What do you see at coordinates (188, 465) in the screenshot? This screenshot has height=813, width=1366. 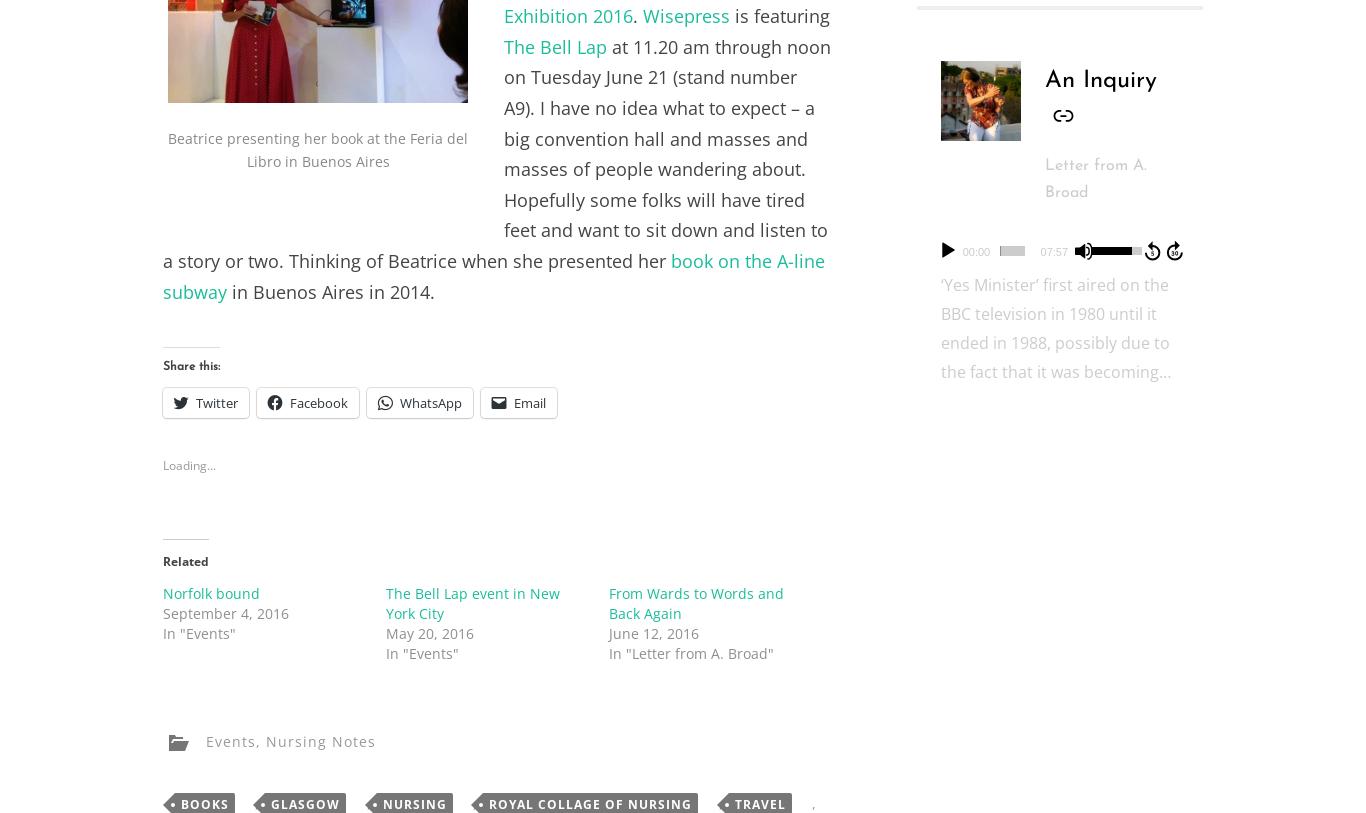 I see `'Loading...'` at bounding box center [188, 465].